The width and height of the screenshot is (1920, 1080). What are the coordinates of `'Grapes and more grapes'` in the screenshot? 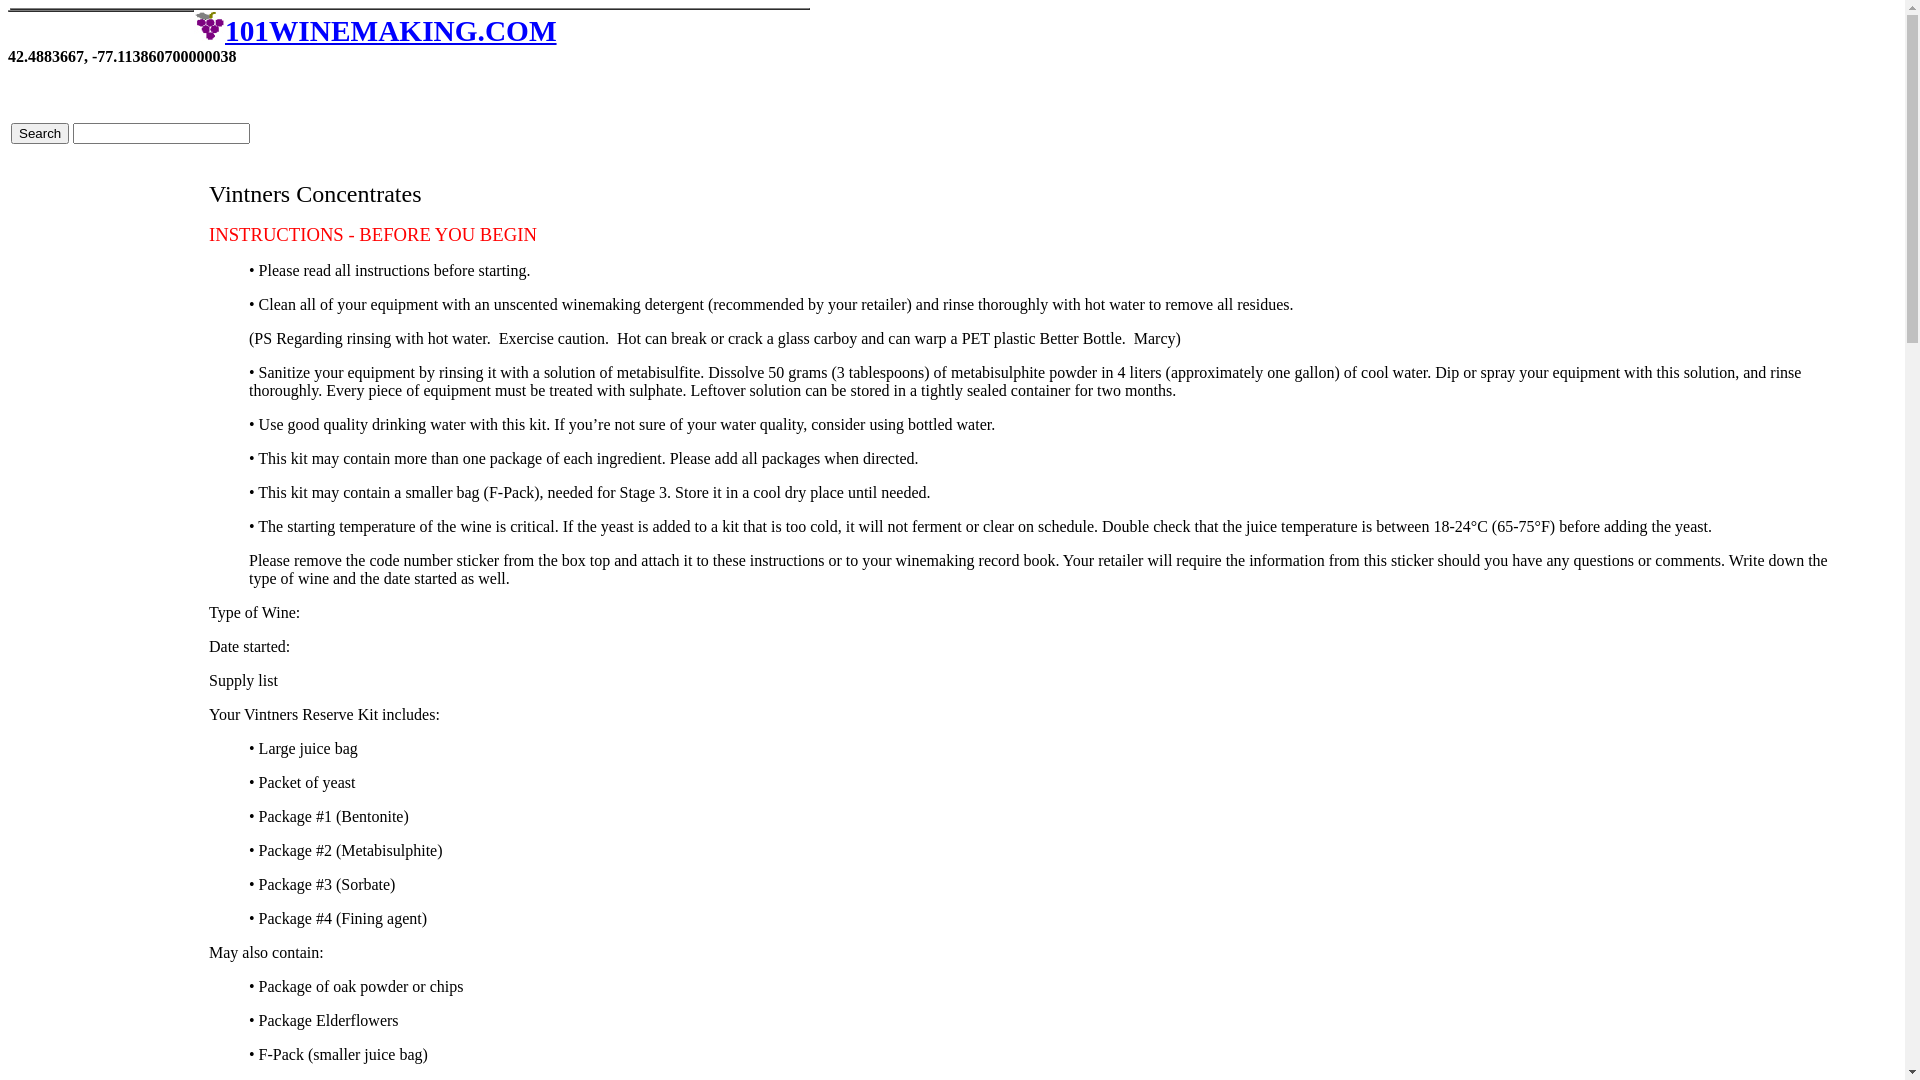 It's located at (193, 25).